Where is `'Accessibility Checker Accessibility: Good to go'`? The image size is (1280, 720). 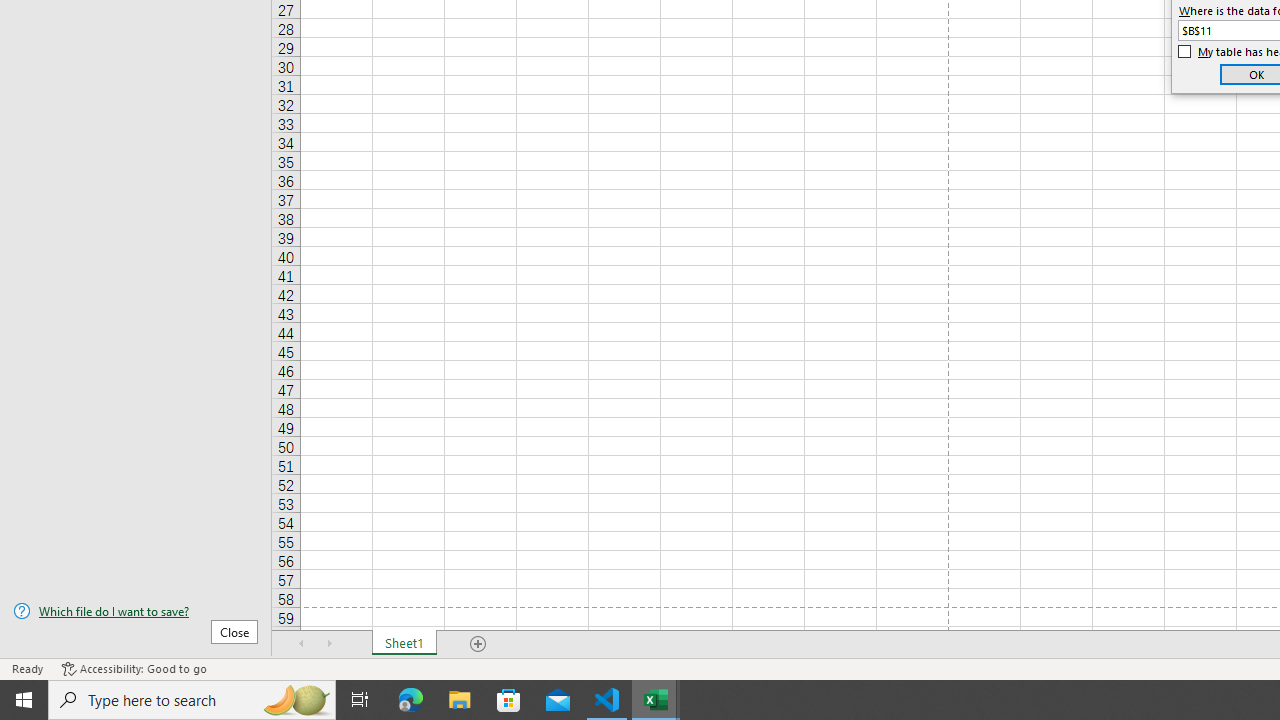
'Accessibility Checker Accessibility: Good to go' is located at coordinates (133, 669).